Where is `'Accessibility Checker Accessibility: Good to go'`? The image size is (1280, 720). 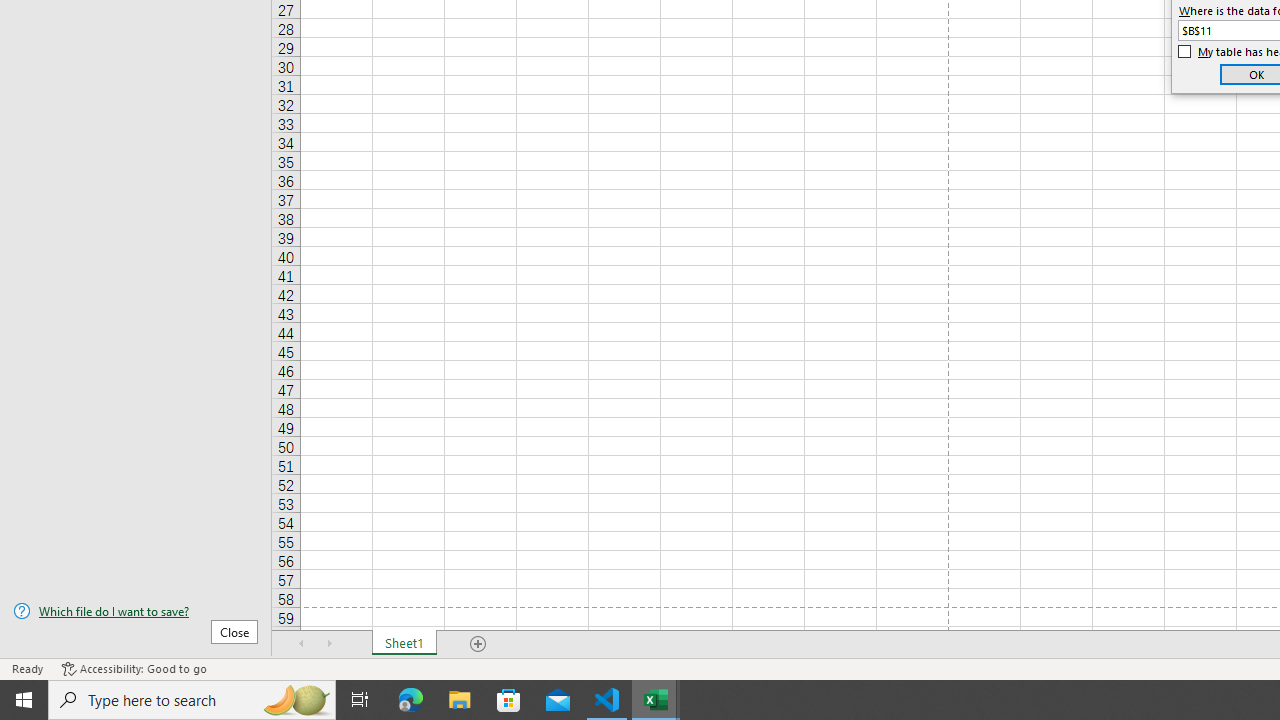
'Accessibility Checker Accessibility: Good to go' is located at coordinates (133, 669).